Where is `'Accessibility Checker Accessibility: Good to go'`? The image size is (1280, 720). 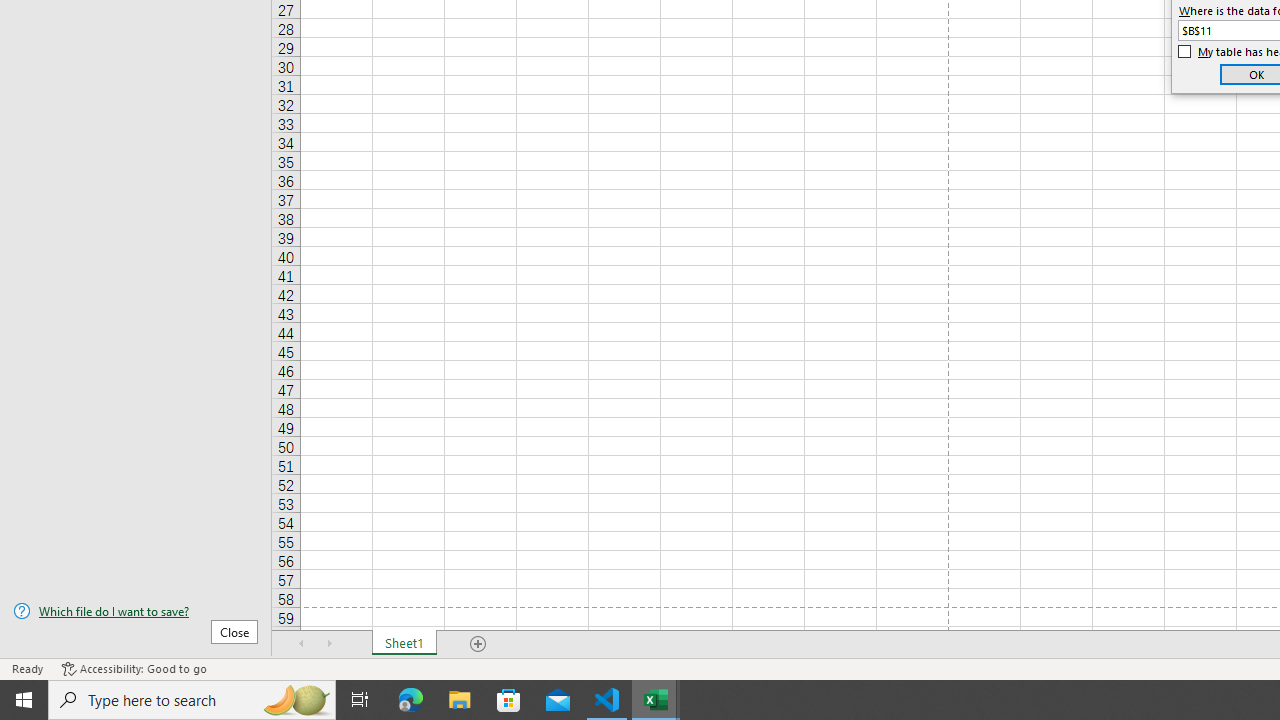
'Accessibility Checker Accessibility: Good to go' is located at coordinates (133, 669).